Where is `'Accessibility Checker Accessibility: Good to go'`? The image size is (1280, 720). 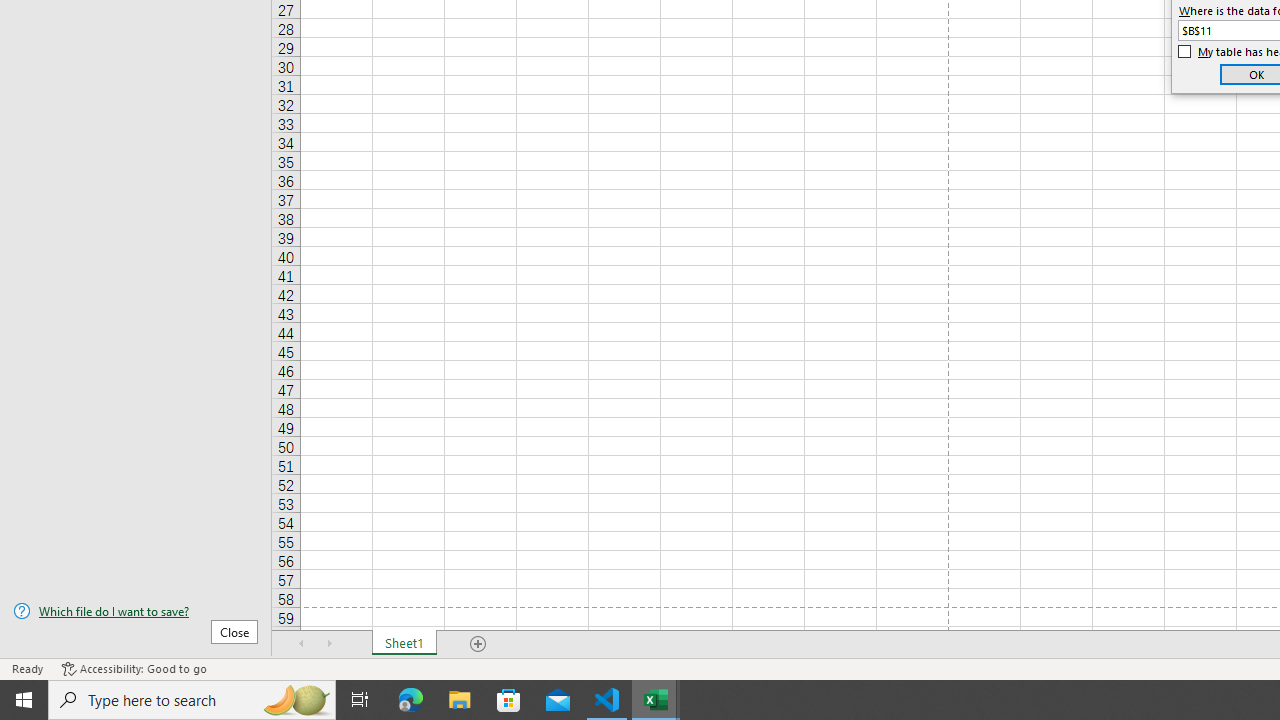
'Accessibility Checker Accessibility: Good to go' is located at coordinates (133, 669).